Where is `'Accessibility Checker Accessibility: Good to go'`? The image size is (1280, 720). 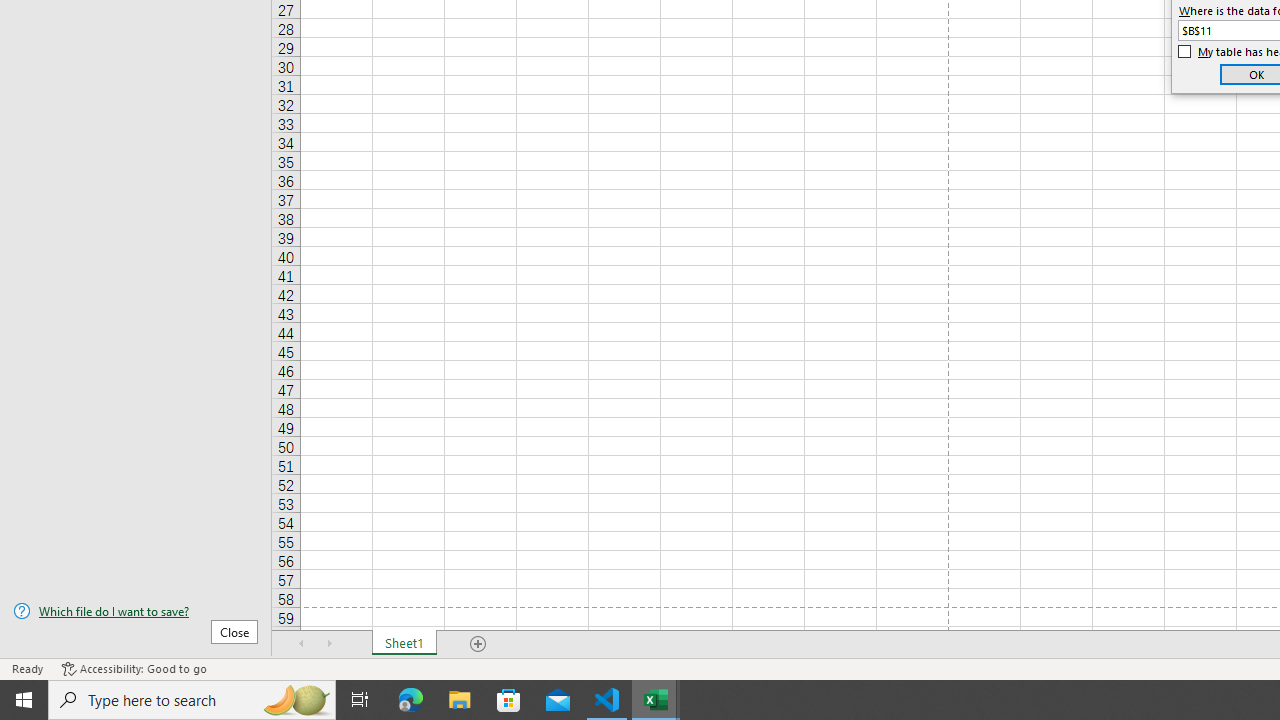
'Accessibility Checker Accessibility: Good to go' is located at coordinates (133, 669).